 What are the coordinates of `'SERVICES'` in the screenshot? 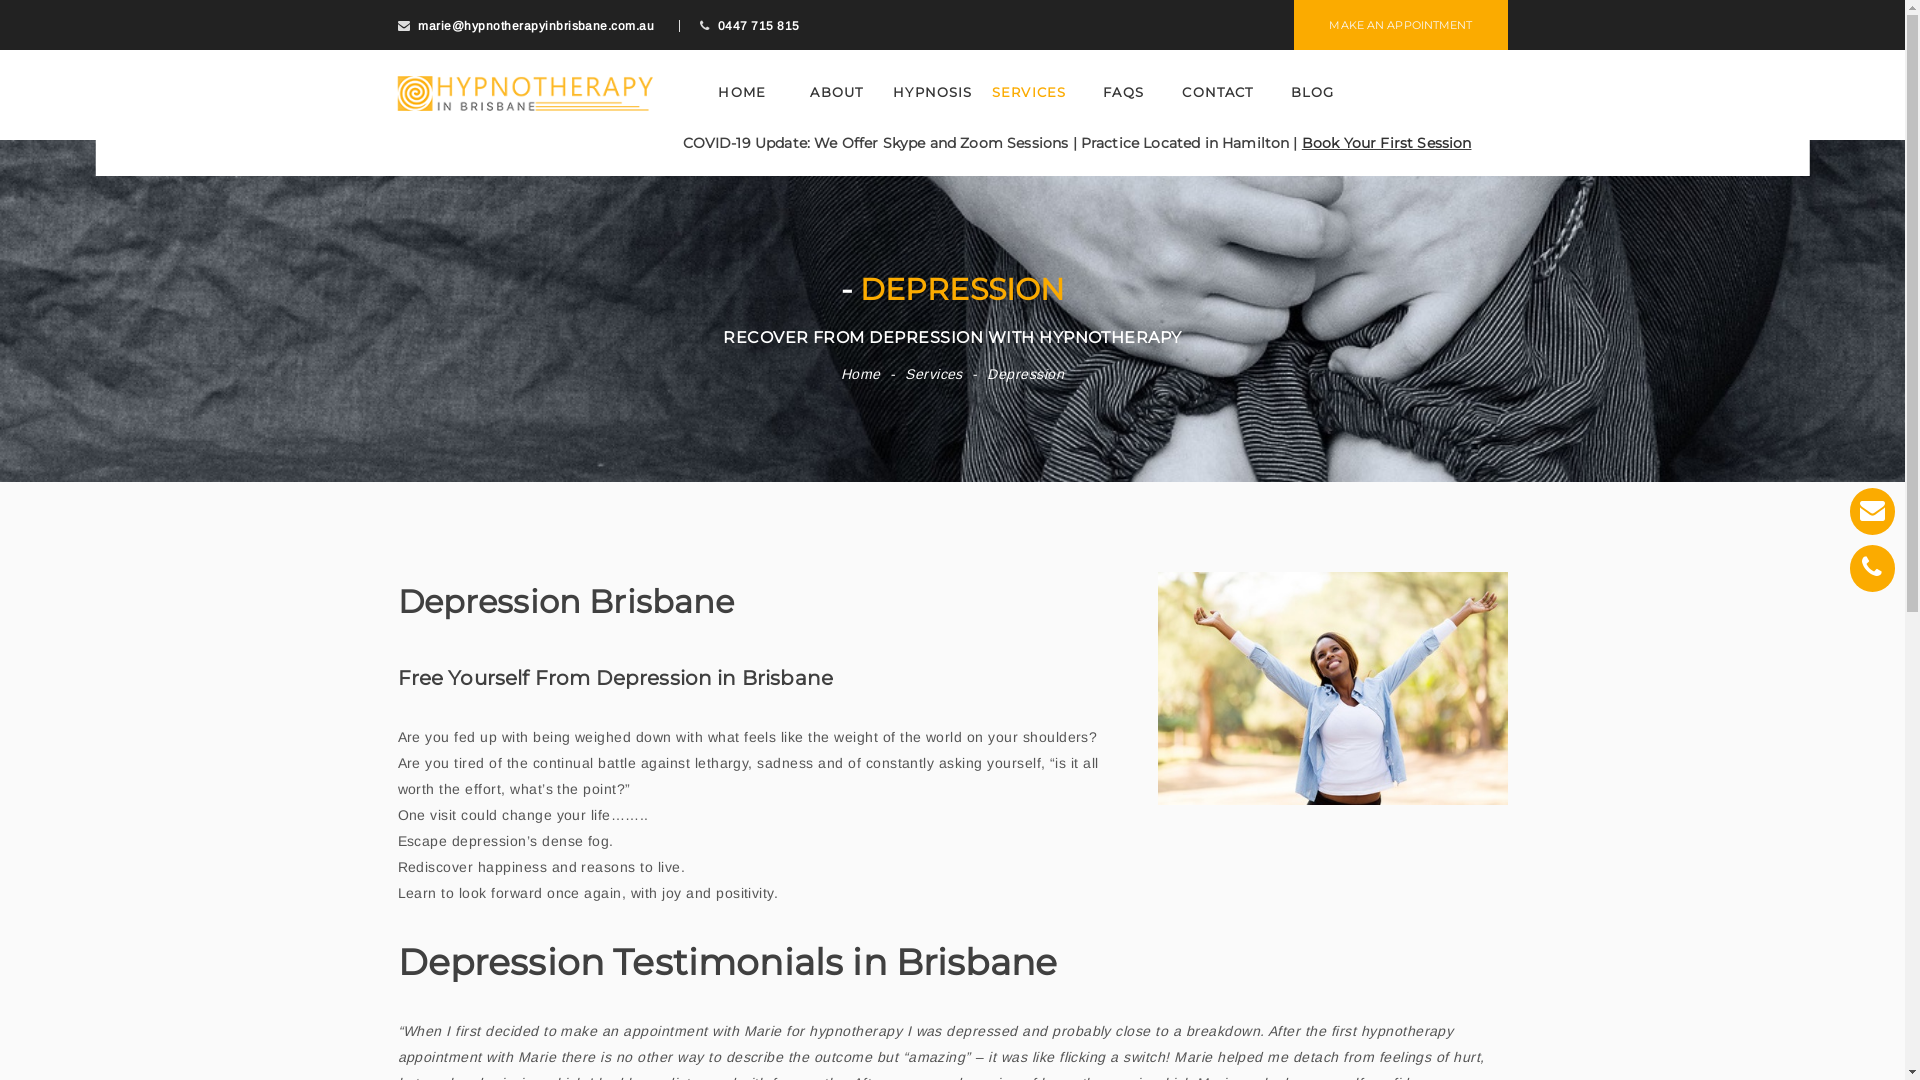 It's located at (983, 92).